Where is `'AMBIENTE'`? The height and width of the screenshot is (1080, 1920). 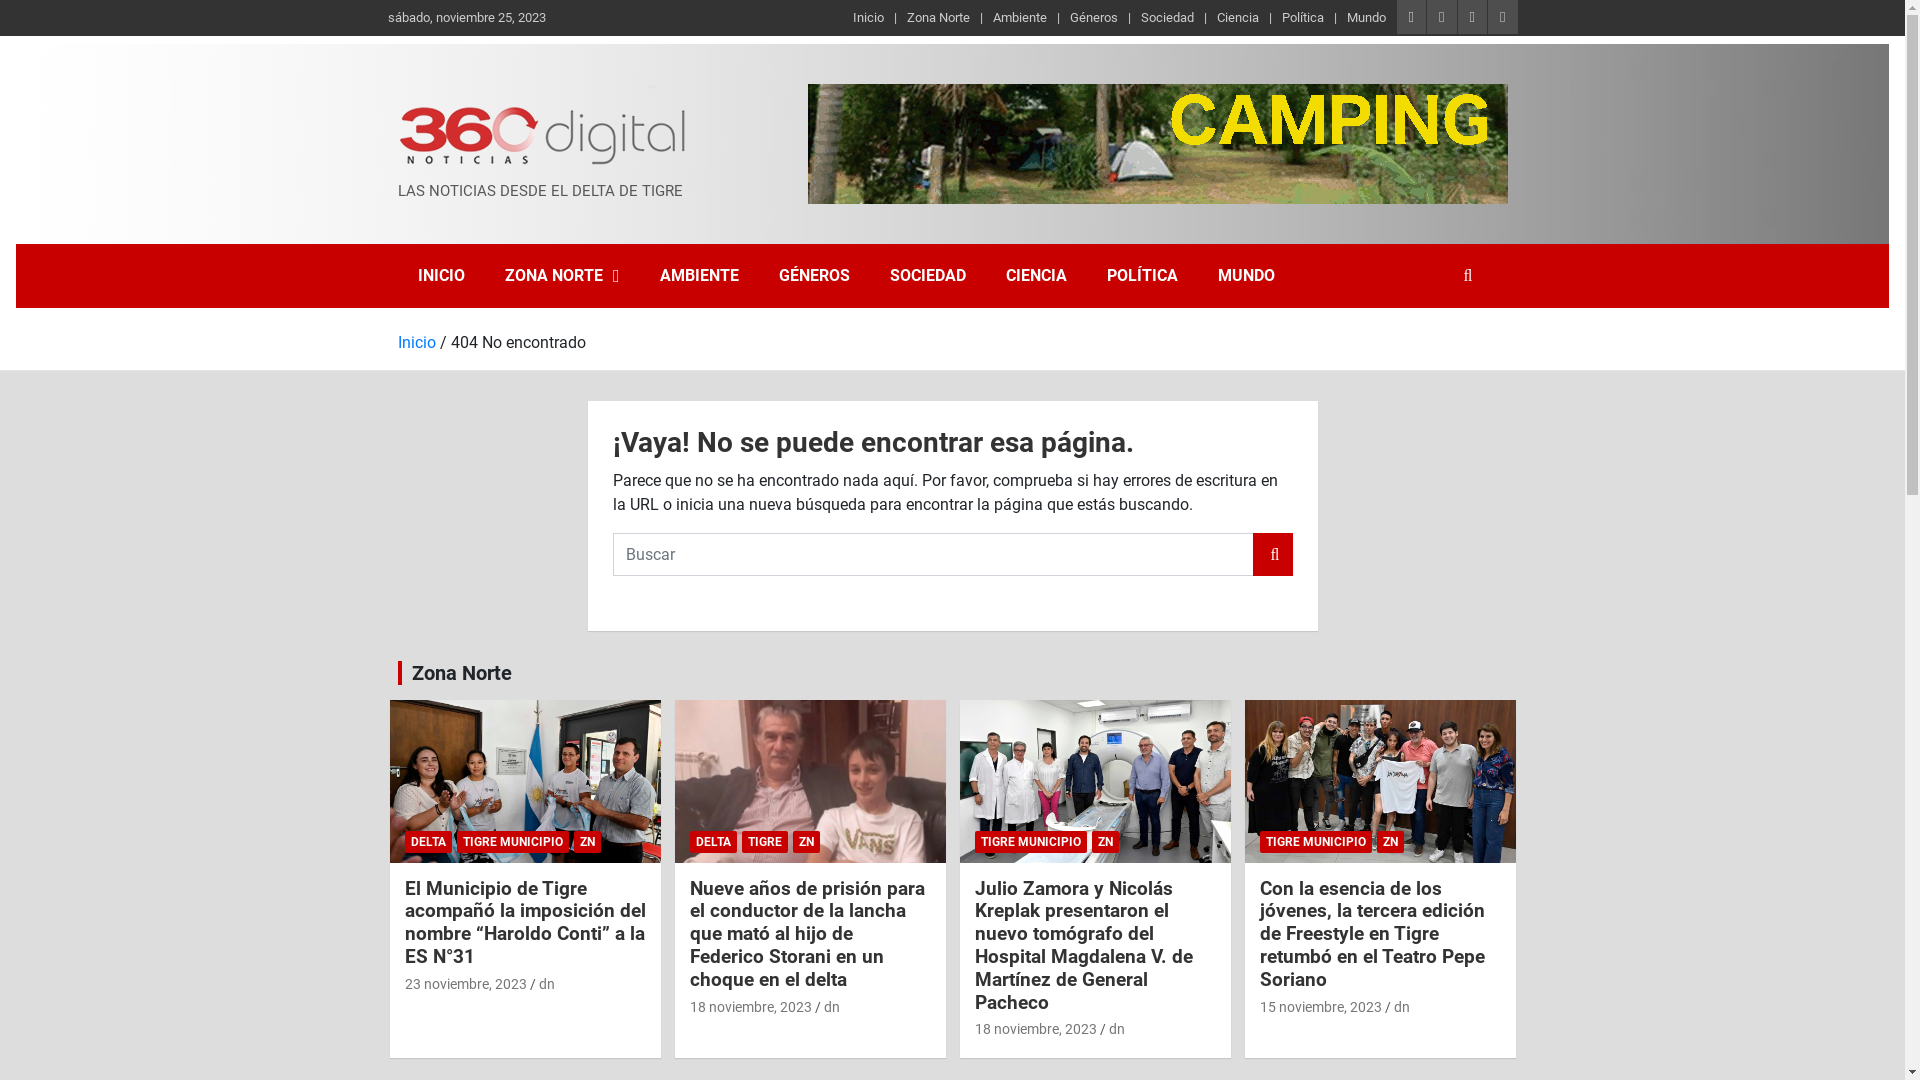 'AMBIENTE' is located at coordinates (699, 276).